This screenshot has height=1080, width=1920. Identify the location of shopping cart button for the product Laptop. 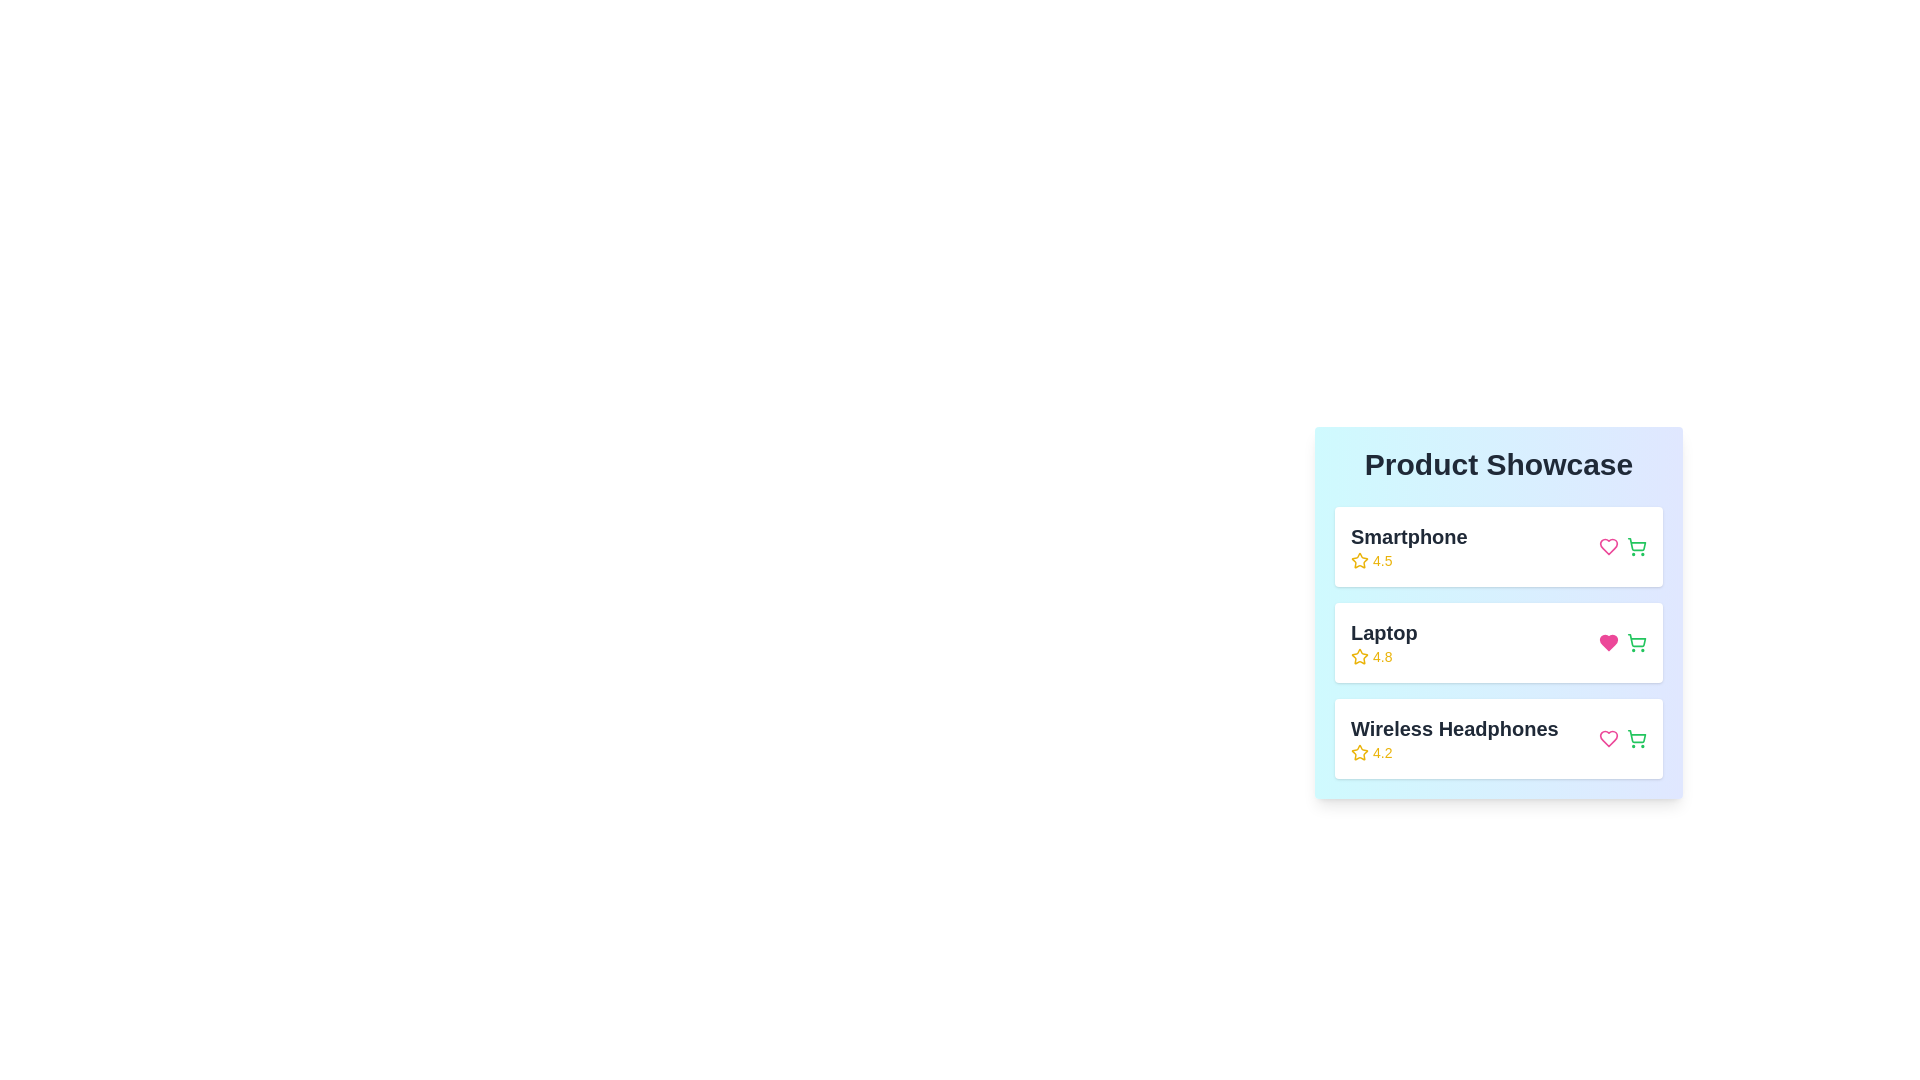
(1636, 643).